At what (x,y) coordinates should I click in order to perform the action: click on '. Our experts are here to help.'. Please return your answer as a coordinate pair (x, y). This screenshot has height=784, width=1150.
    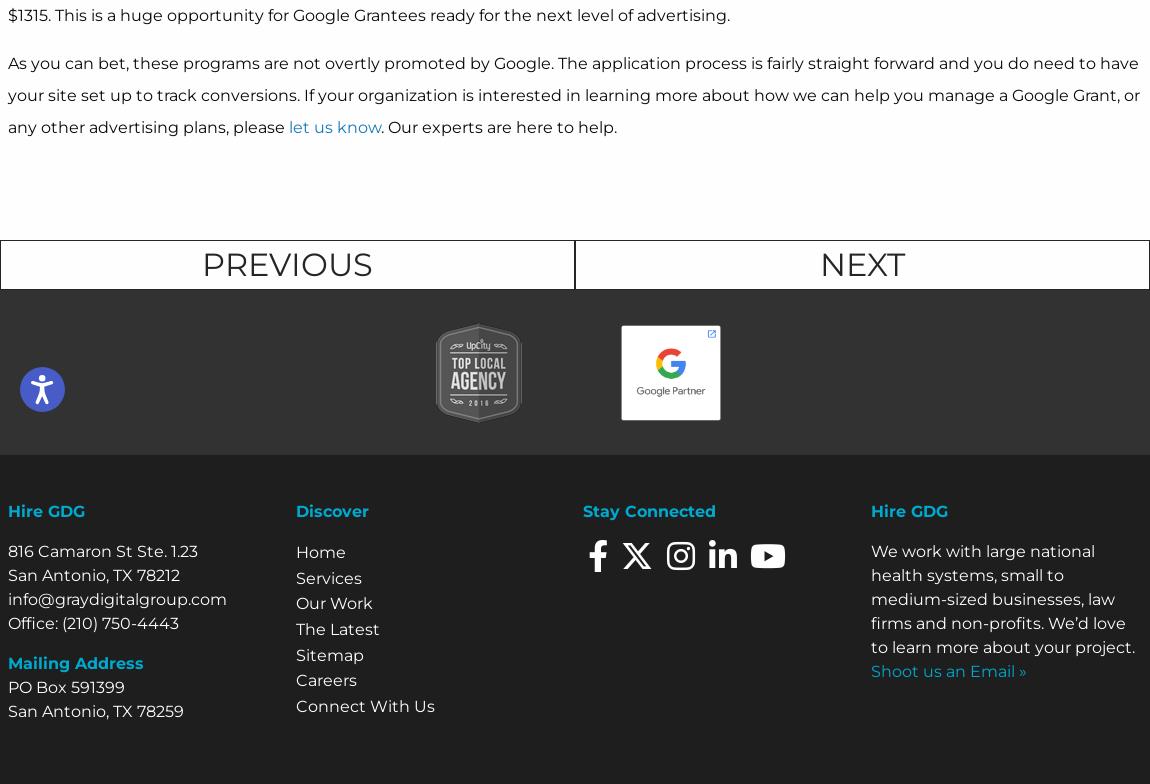
    Looking at the image, I should click on (498, 127).